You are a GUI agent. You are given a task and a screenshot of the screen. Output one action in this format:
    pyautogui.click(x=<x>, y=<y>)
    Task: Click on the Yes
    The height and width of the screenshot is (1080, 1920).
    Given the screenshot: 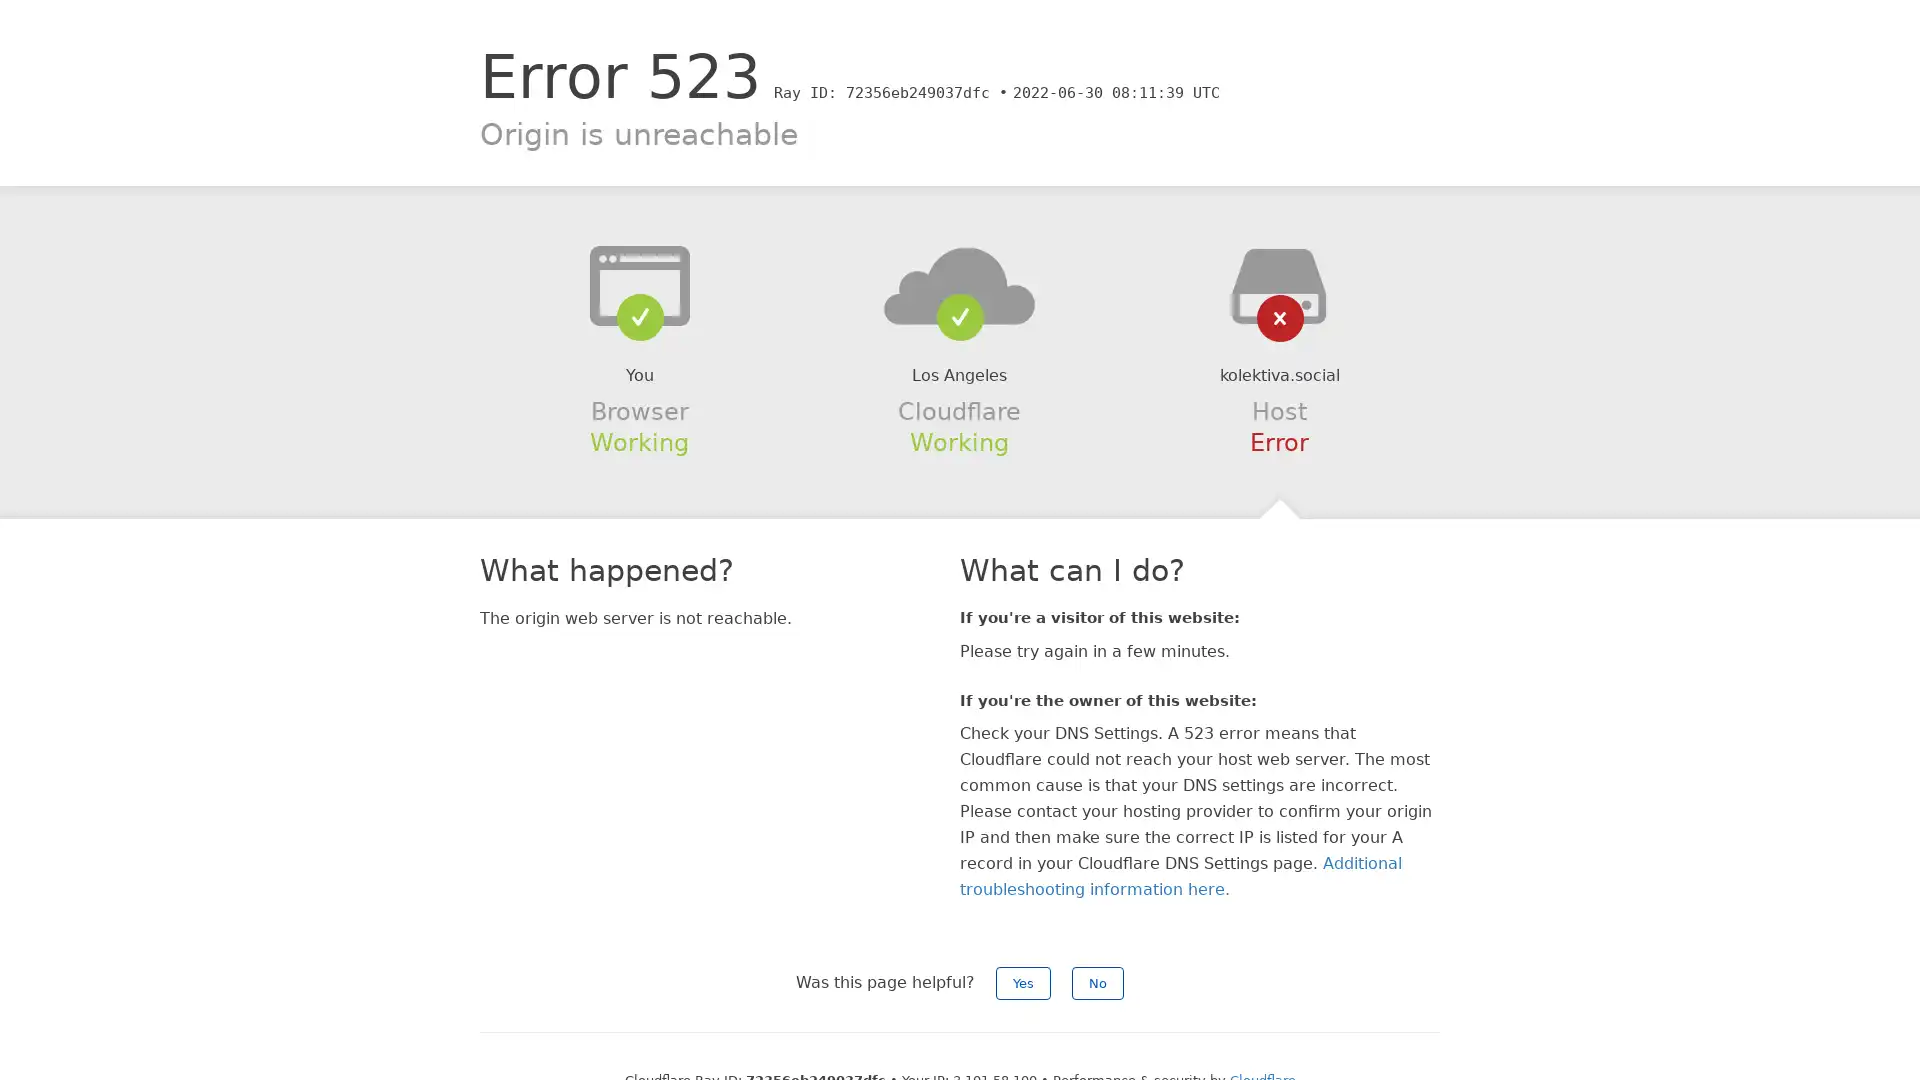 What is the action you would take?
    pyautogui.click(x=1023, y=982)
    